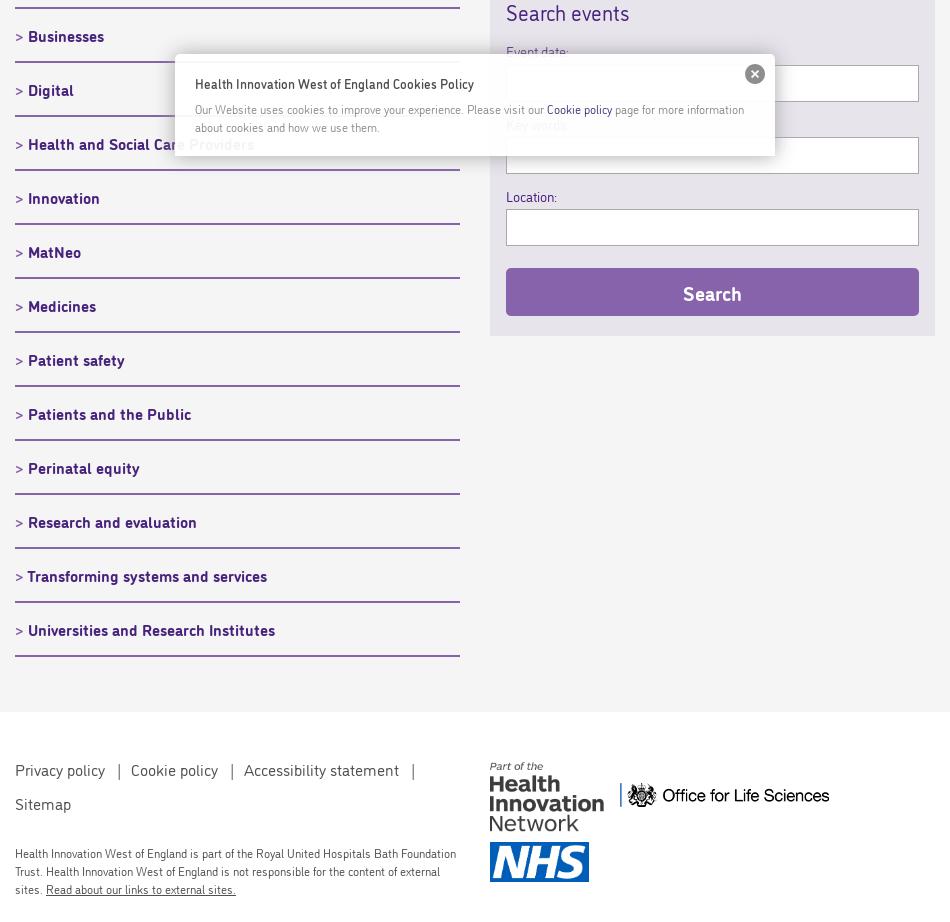 The image size is (950, 922). What do you see at coordinates (62, 303) in the screenshot?
I see `'Medicines'` at bounding box center [62, 303].